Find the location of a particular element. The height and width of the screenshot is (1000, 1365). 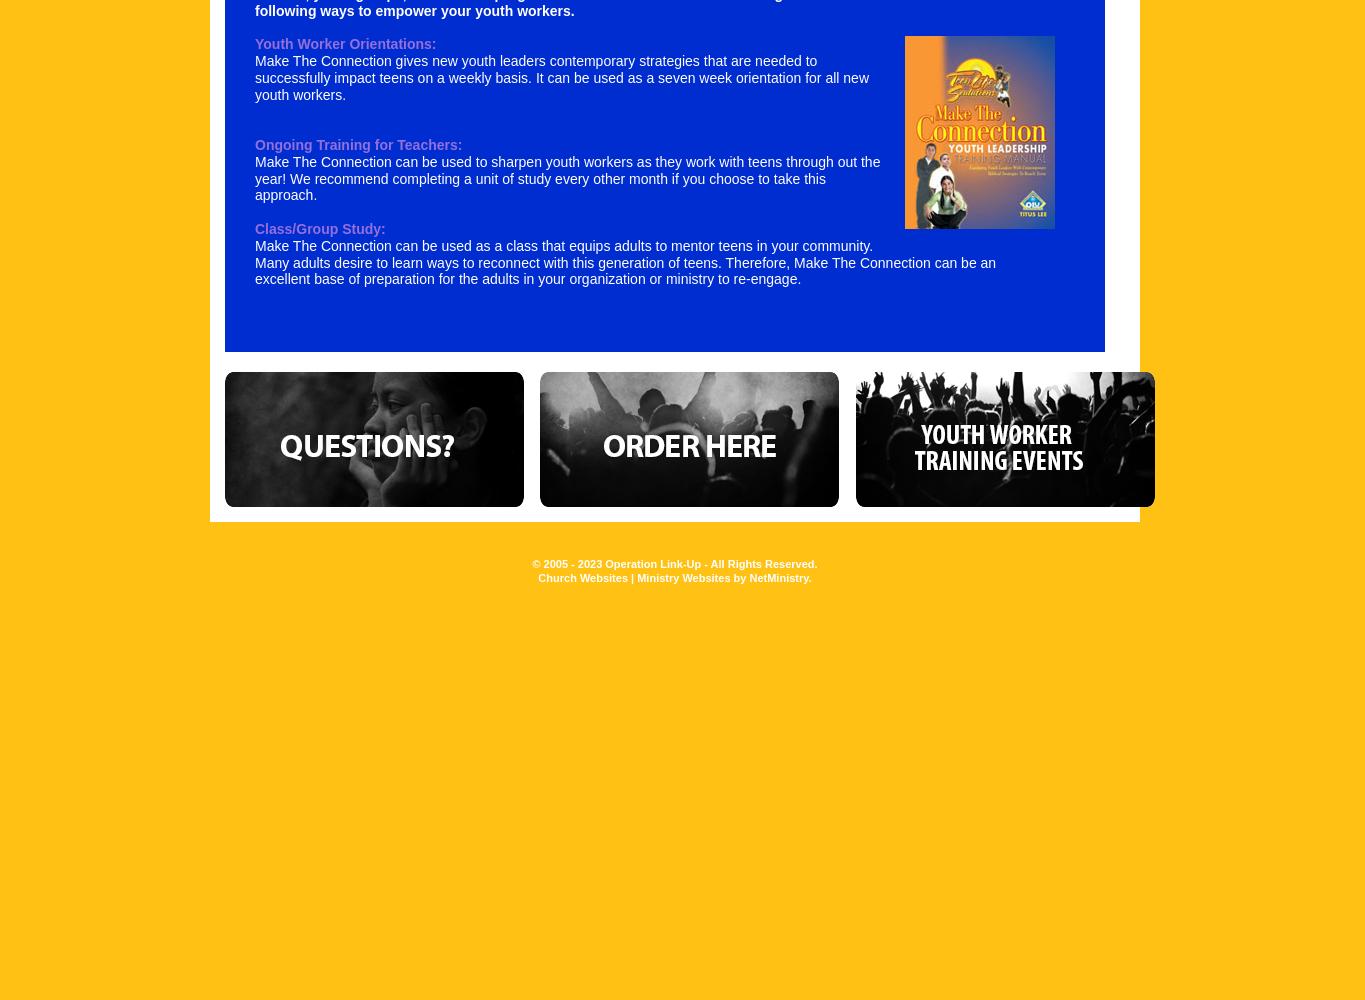

'by' is located at coordinates (740, 576).